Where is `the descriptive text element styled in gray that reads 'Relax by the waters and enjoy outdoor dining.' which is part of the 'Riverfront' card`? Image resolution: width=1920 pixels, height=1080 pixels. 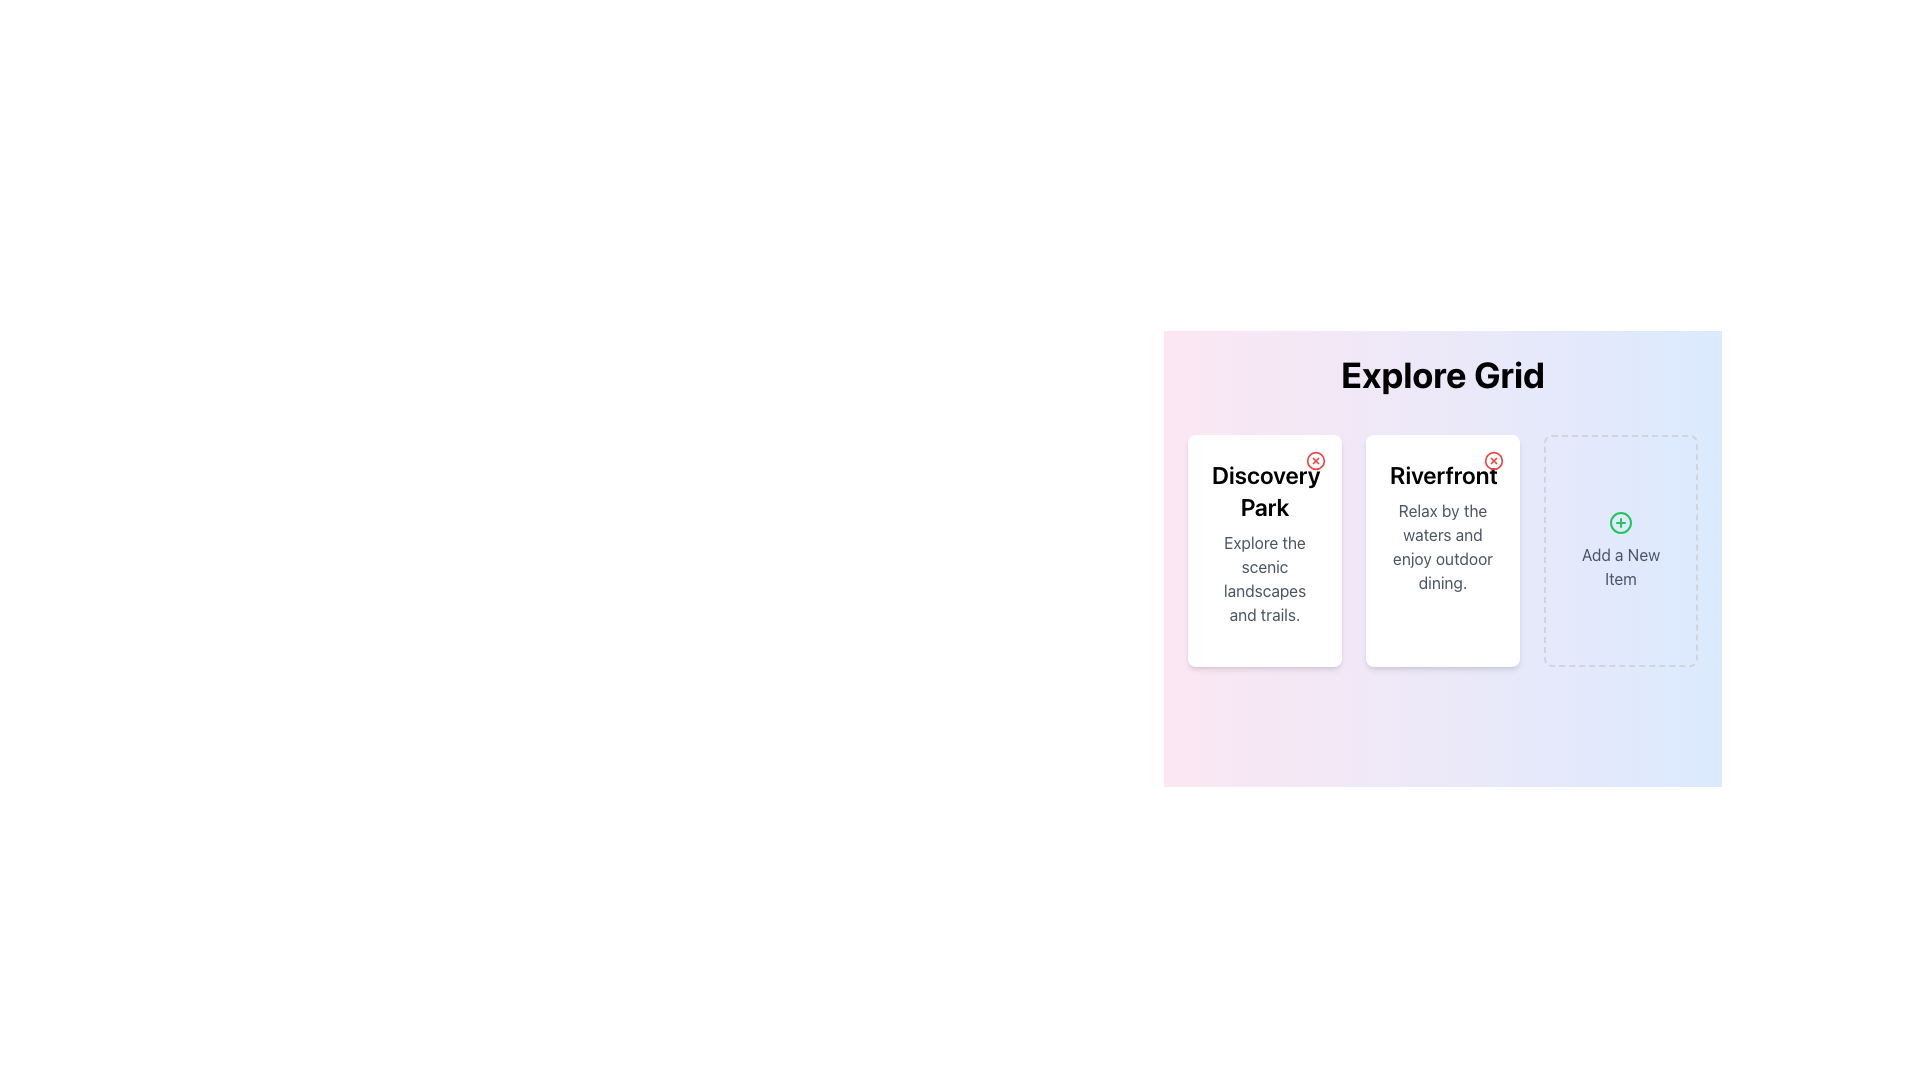 the descriptive text element styled in gray that reads 'Relax by the waters and enjoy outdoor dining.' which is part of the 'Riverfront' card is located at coordinates (1443, 547).